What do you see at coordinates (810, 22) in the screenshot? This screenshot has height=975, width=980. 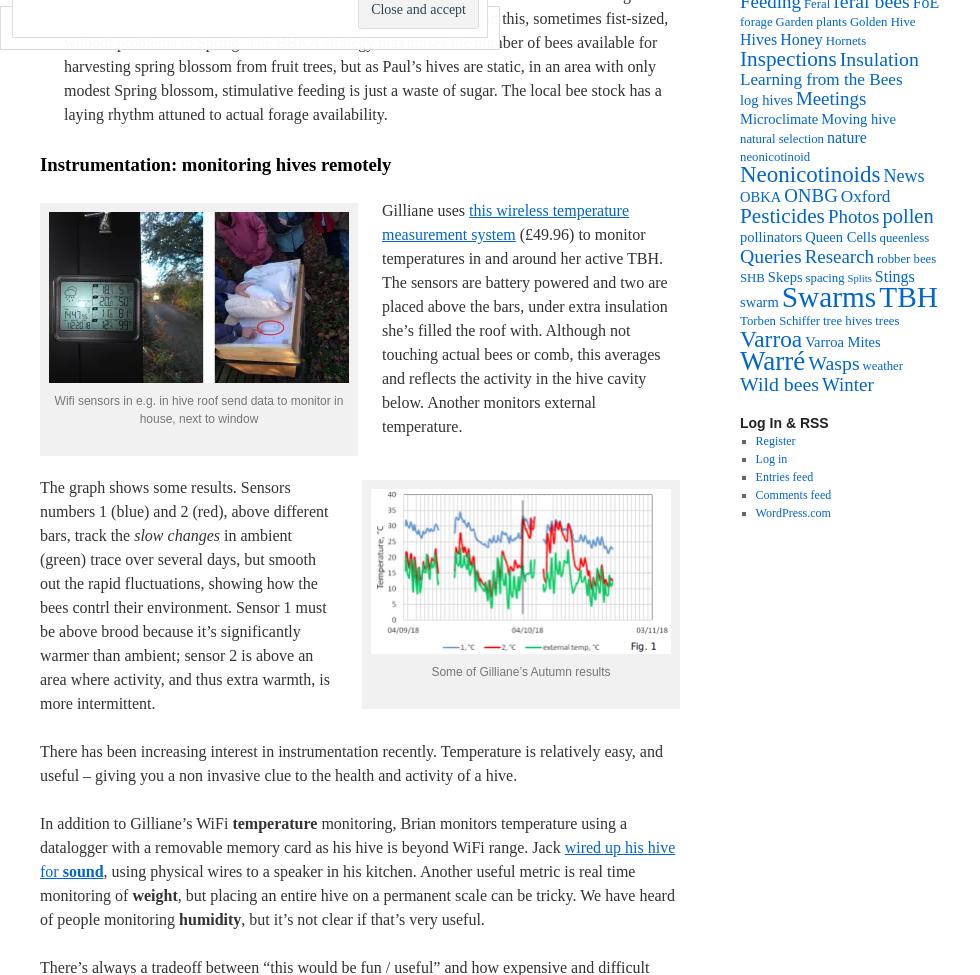 I see `'Garden plants'` at bounding box center [810, 22].